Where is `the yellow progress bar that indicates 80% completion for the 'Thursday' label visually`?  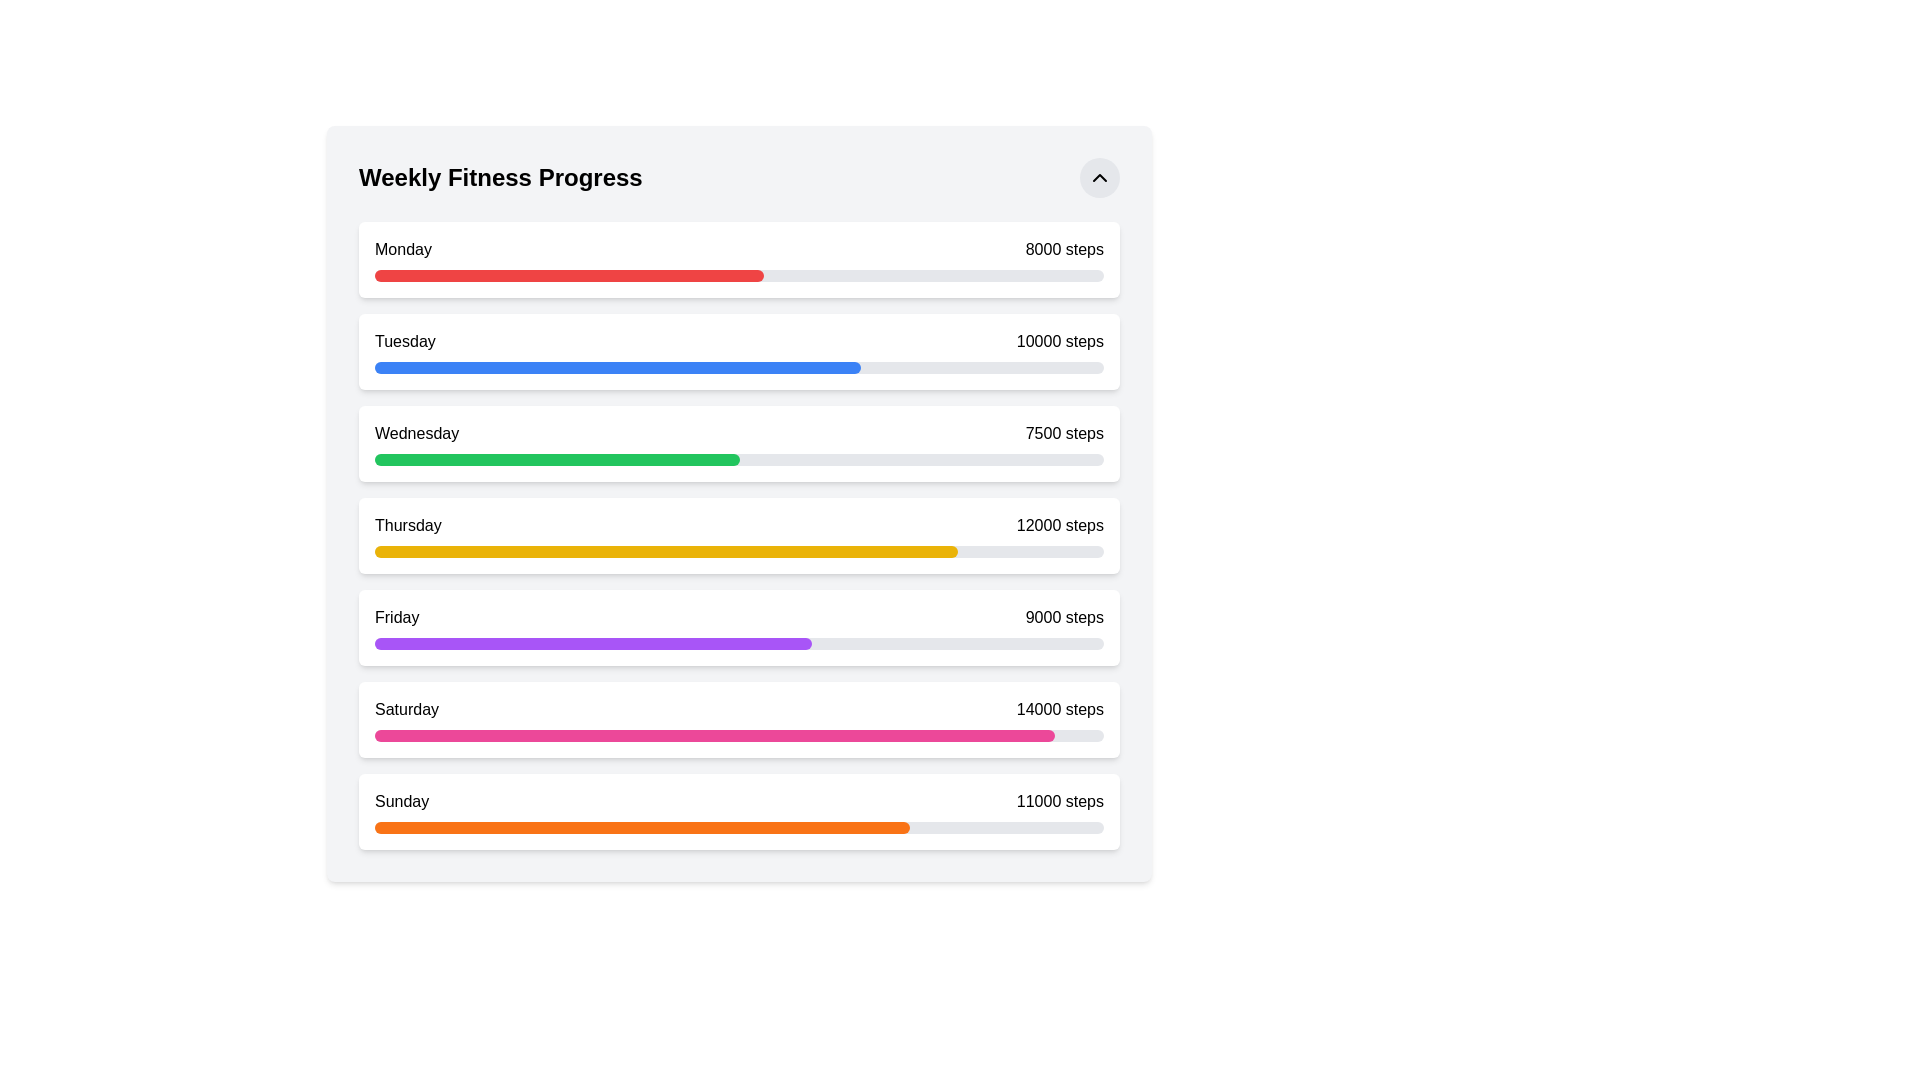
the yellow progress bar that indicates 80% completion for the 'Thursday' label visually is located at coordinates (666, 551).